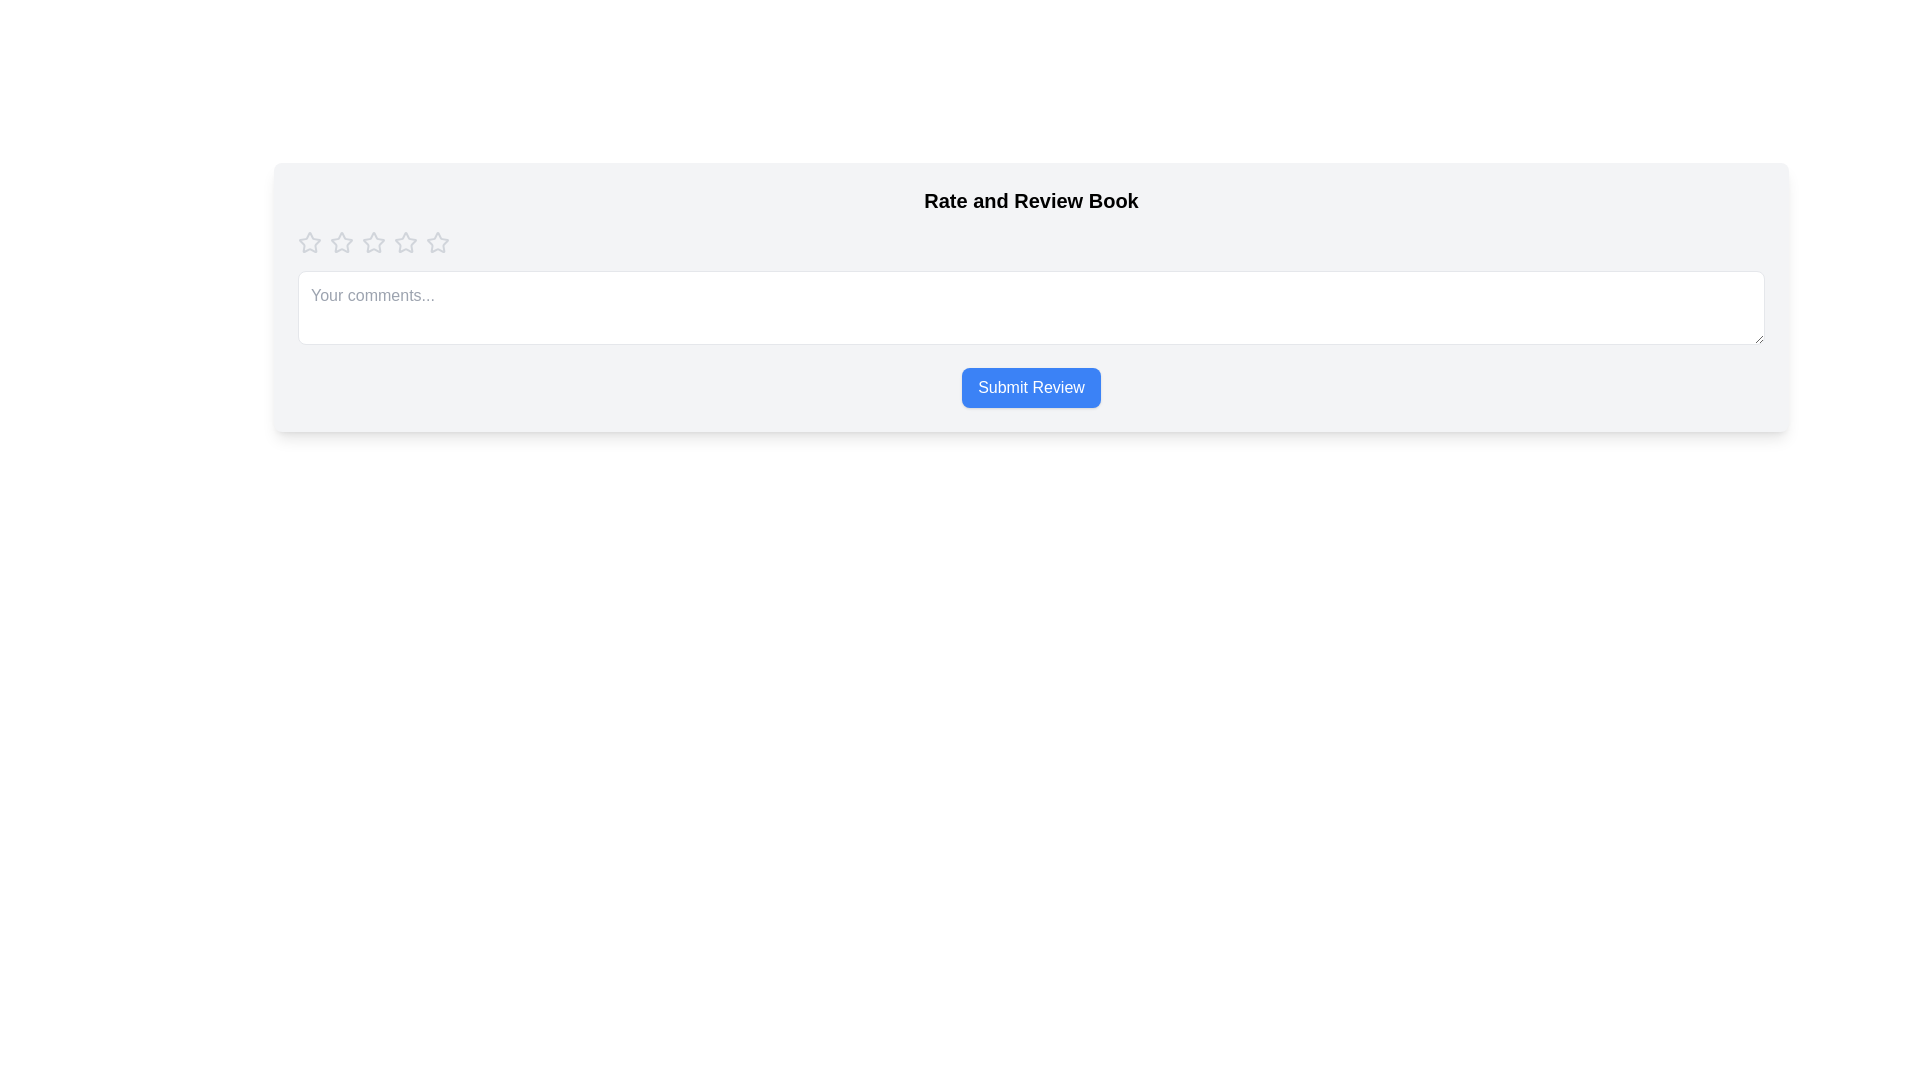 This screenshot has height=1080, width=1920. What do you see at coordinates (1031, 308) in the screenshot?
I see `the text area and type a comment` at bounding box center [1031, 308].